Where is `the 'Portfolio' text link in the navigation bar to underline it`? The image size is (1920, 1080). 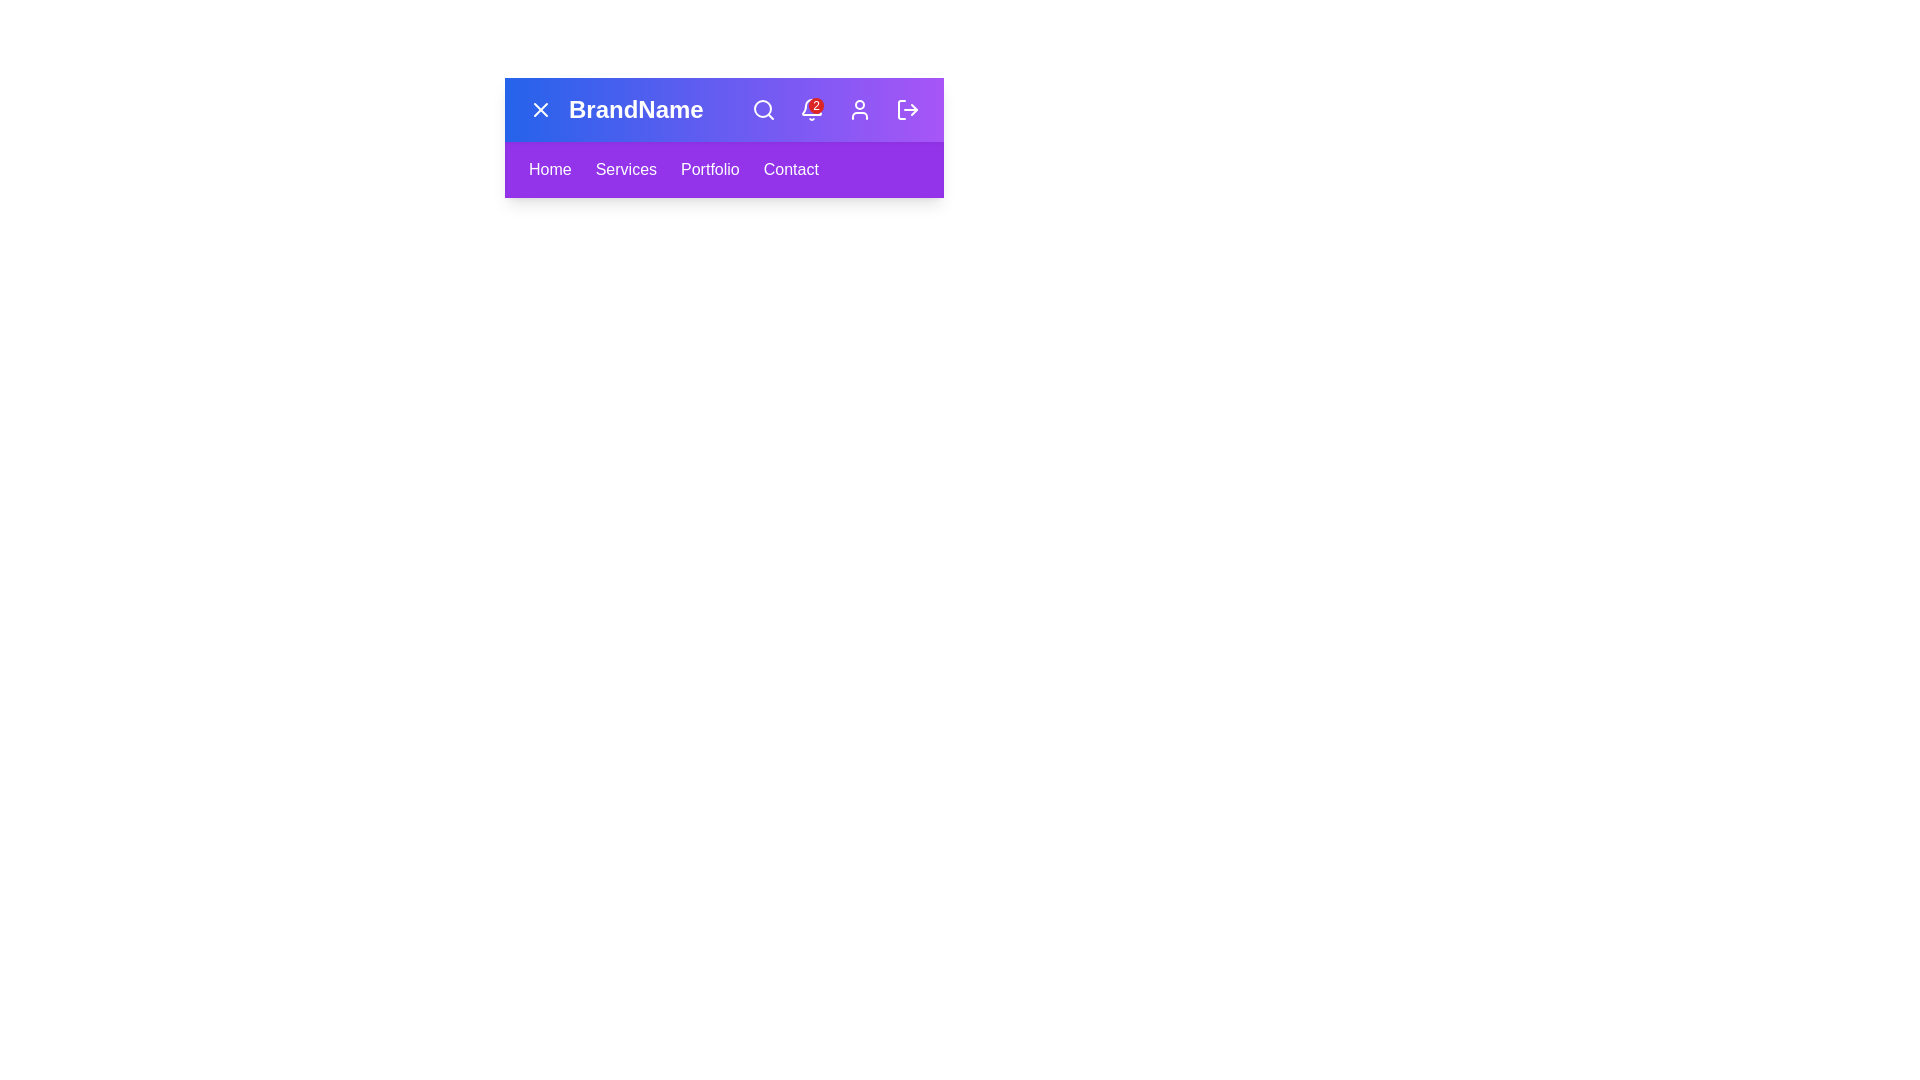 the 'Portfolio' text link in the navigation bar to underline it is located at coordinates (710, 168).